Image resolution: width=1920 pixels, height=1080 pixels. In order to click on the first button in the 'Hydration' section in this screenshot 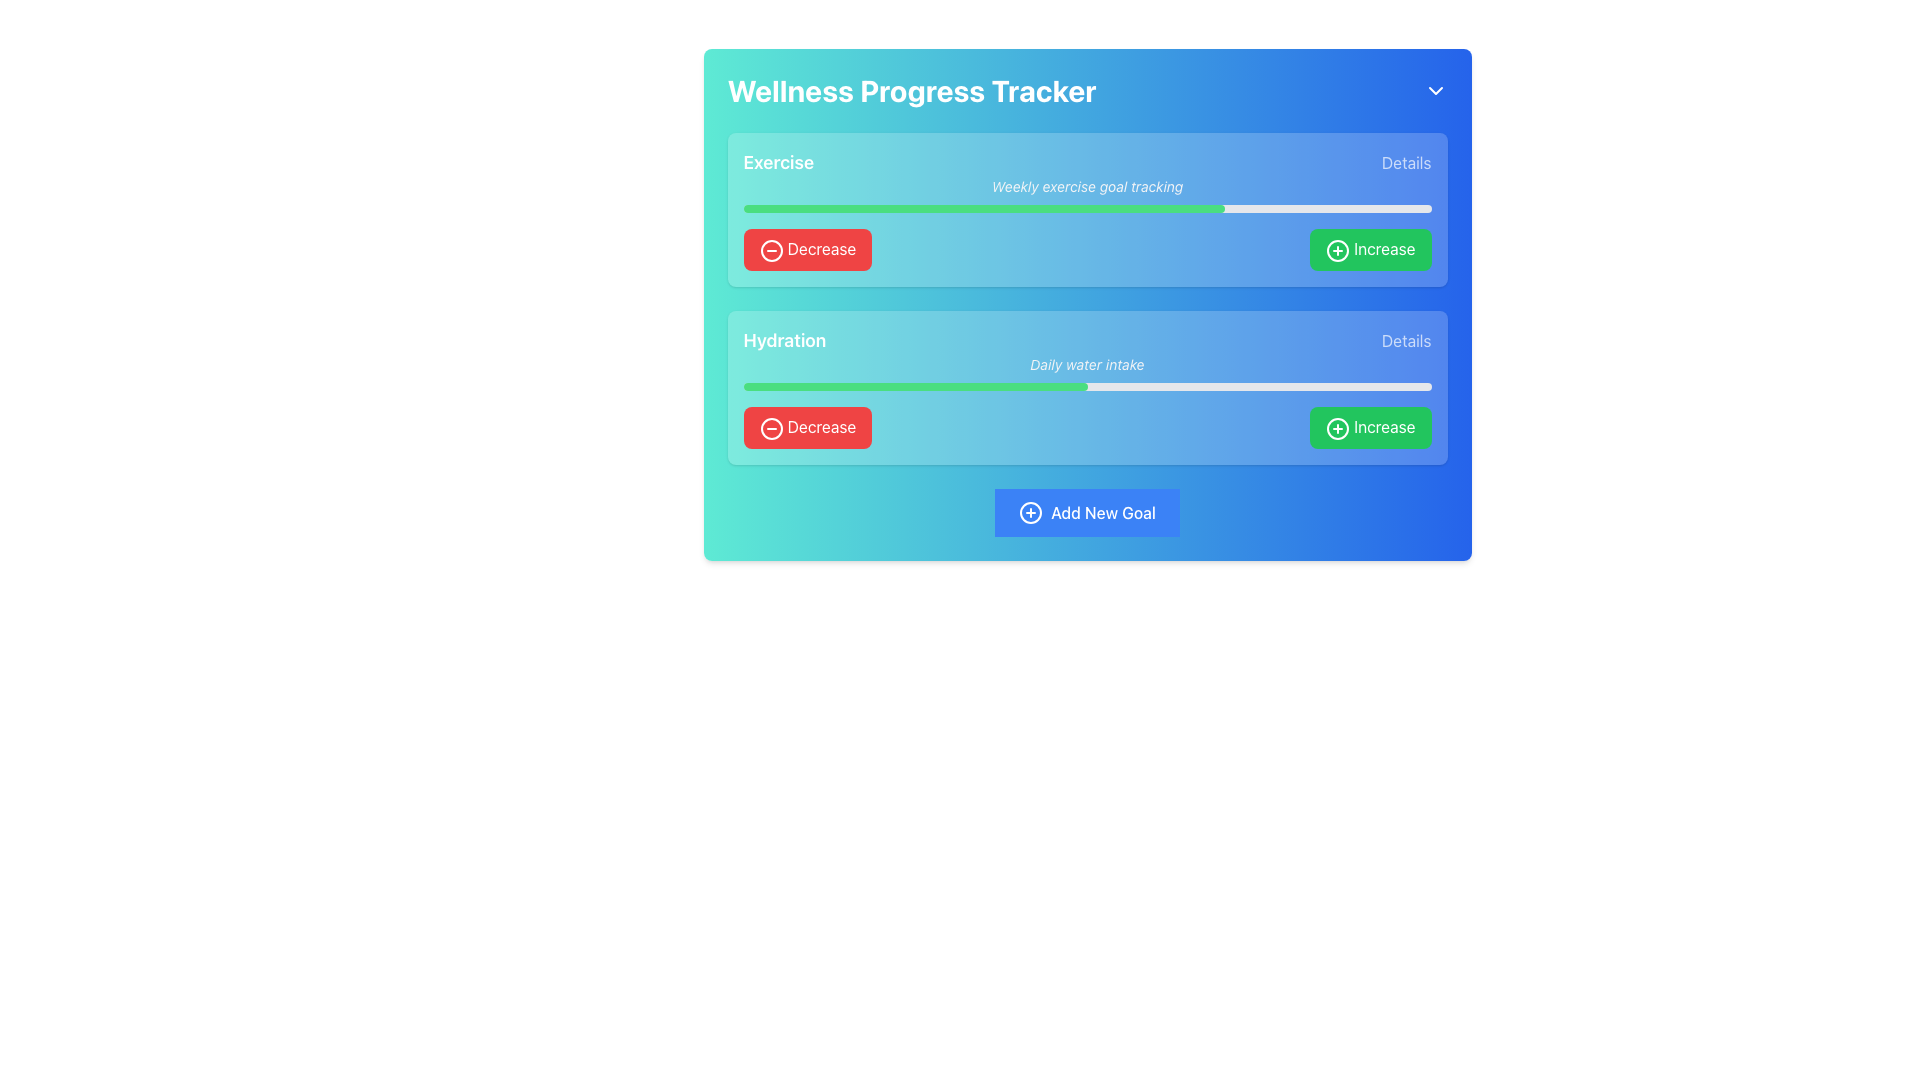, I will do `click(807, 426)`.